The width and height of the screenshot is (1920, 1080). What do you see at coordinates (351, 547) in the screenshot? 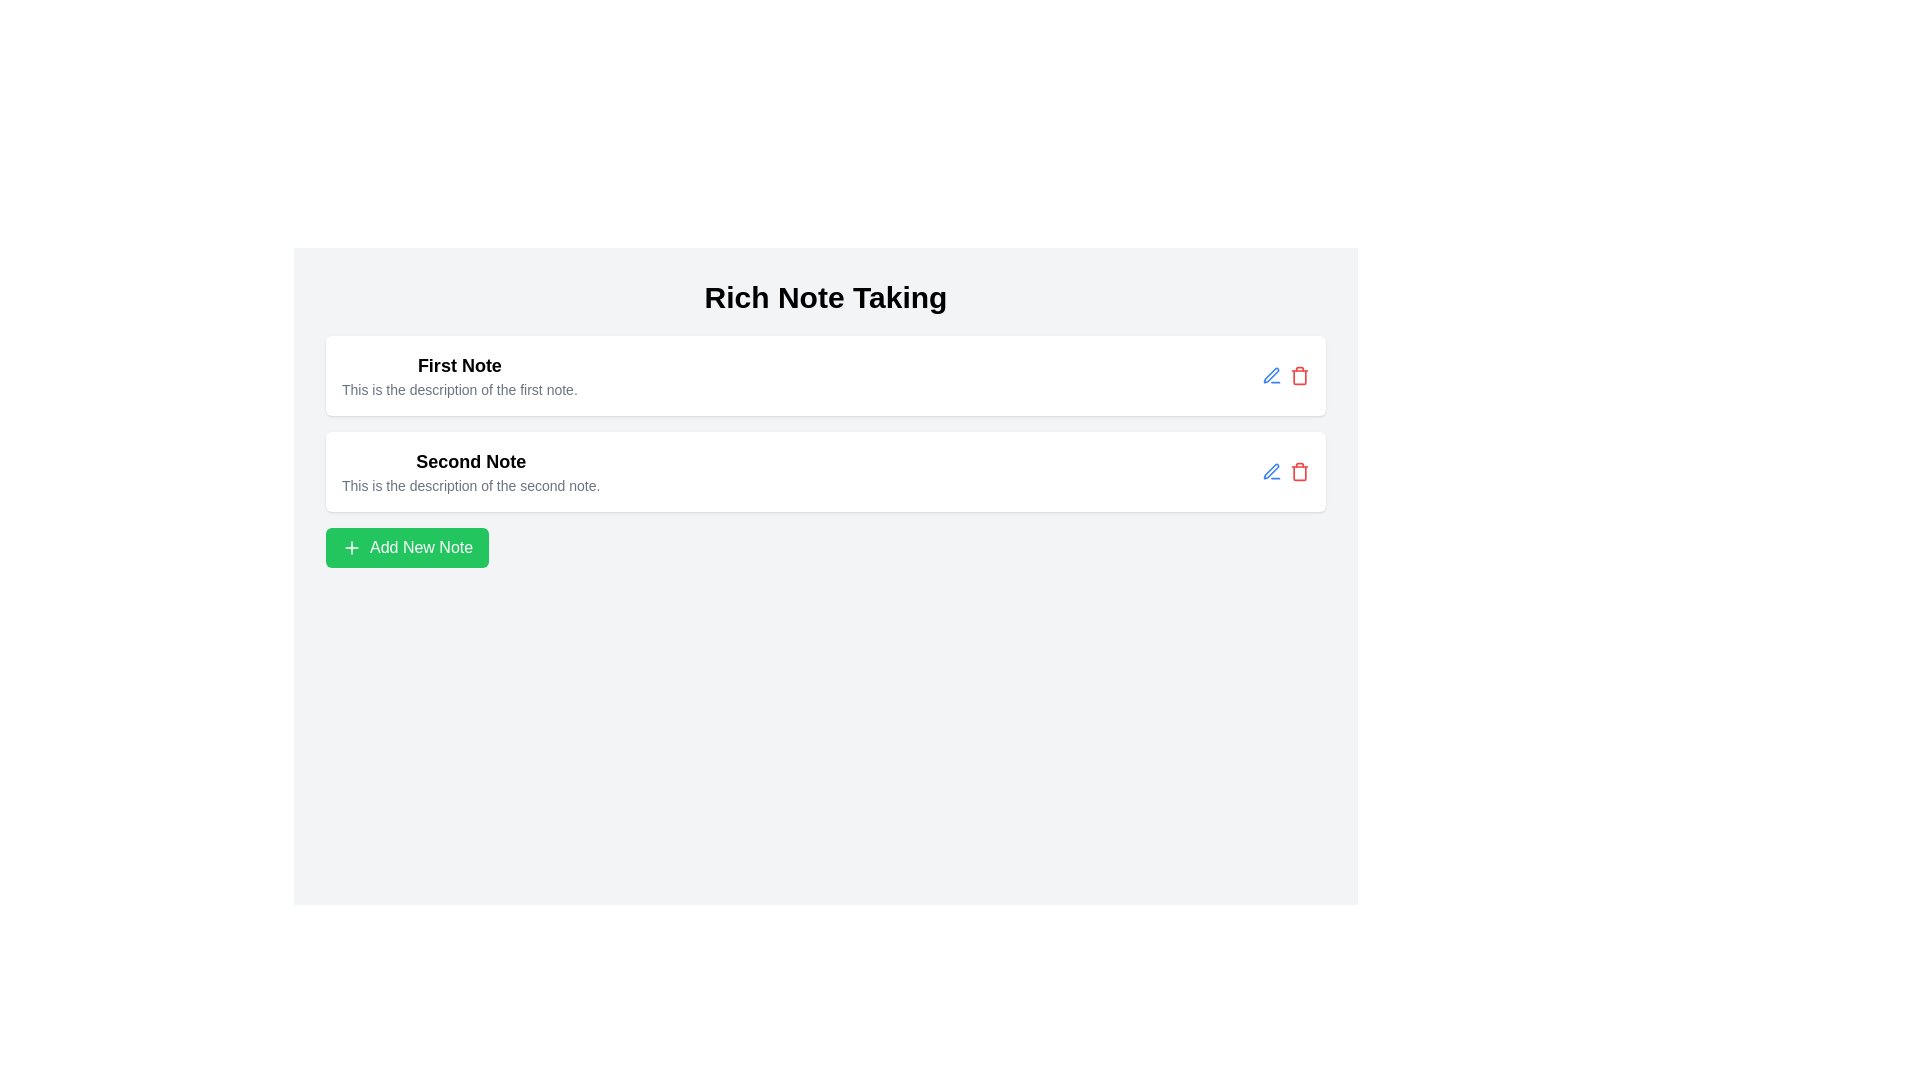
I see `the small square icon with a plus sign inside the 'Add New Note' button, which is visually indicated by its green background and stroke-based design` at bounding box center [351, 547].